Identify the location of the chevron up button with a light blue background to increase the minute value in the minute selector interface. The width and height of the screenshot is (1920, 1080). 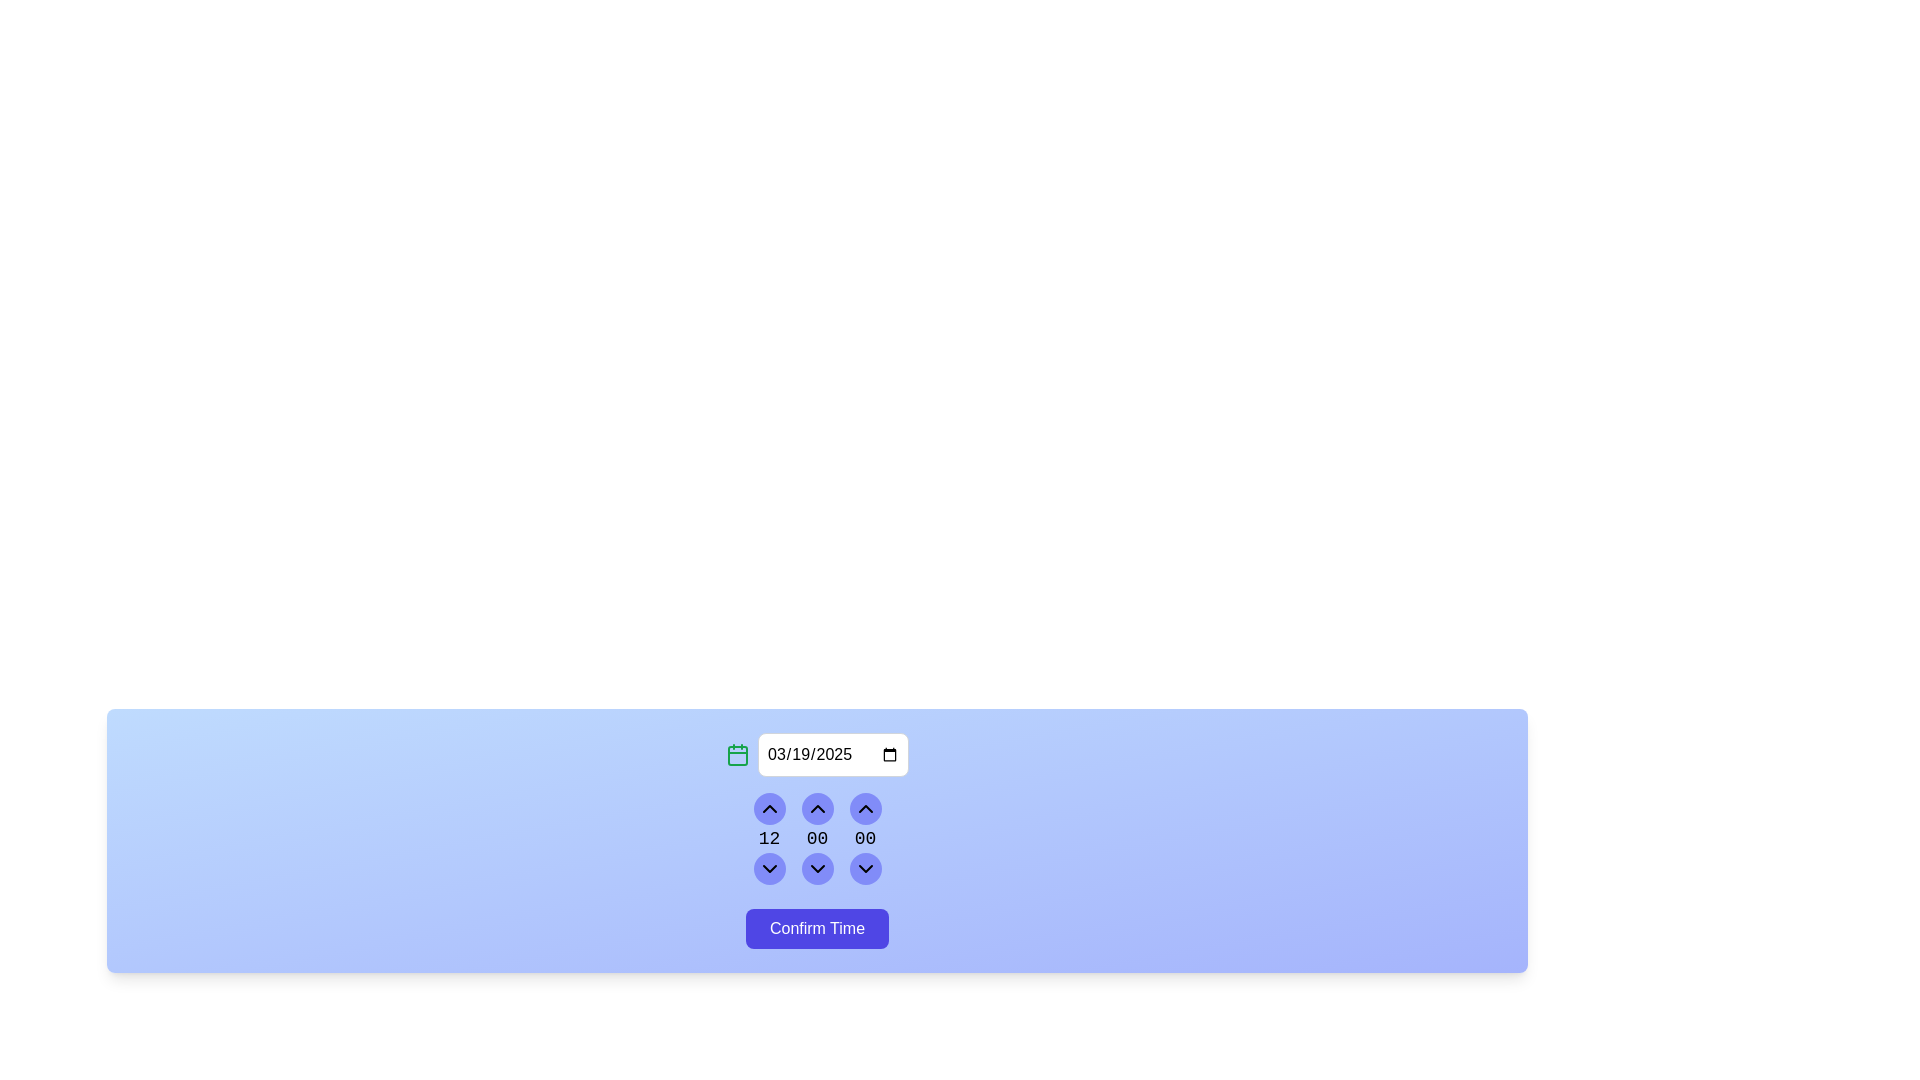
(817, 808).